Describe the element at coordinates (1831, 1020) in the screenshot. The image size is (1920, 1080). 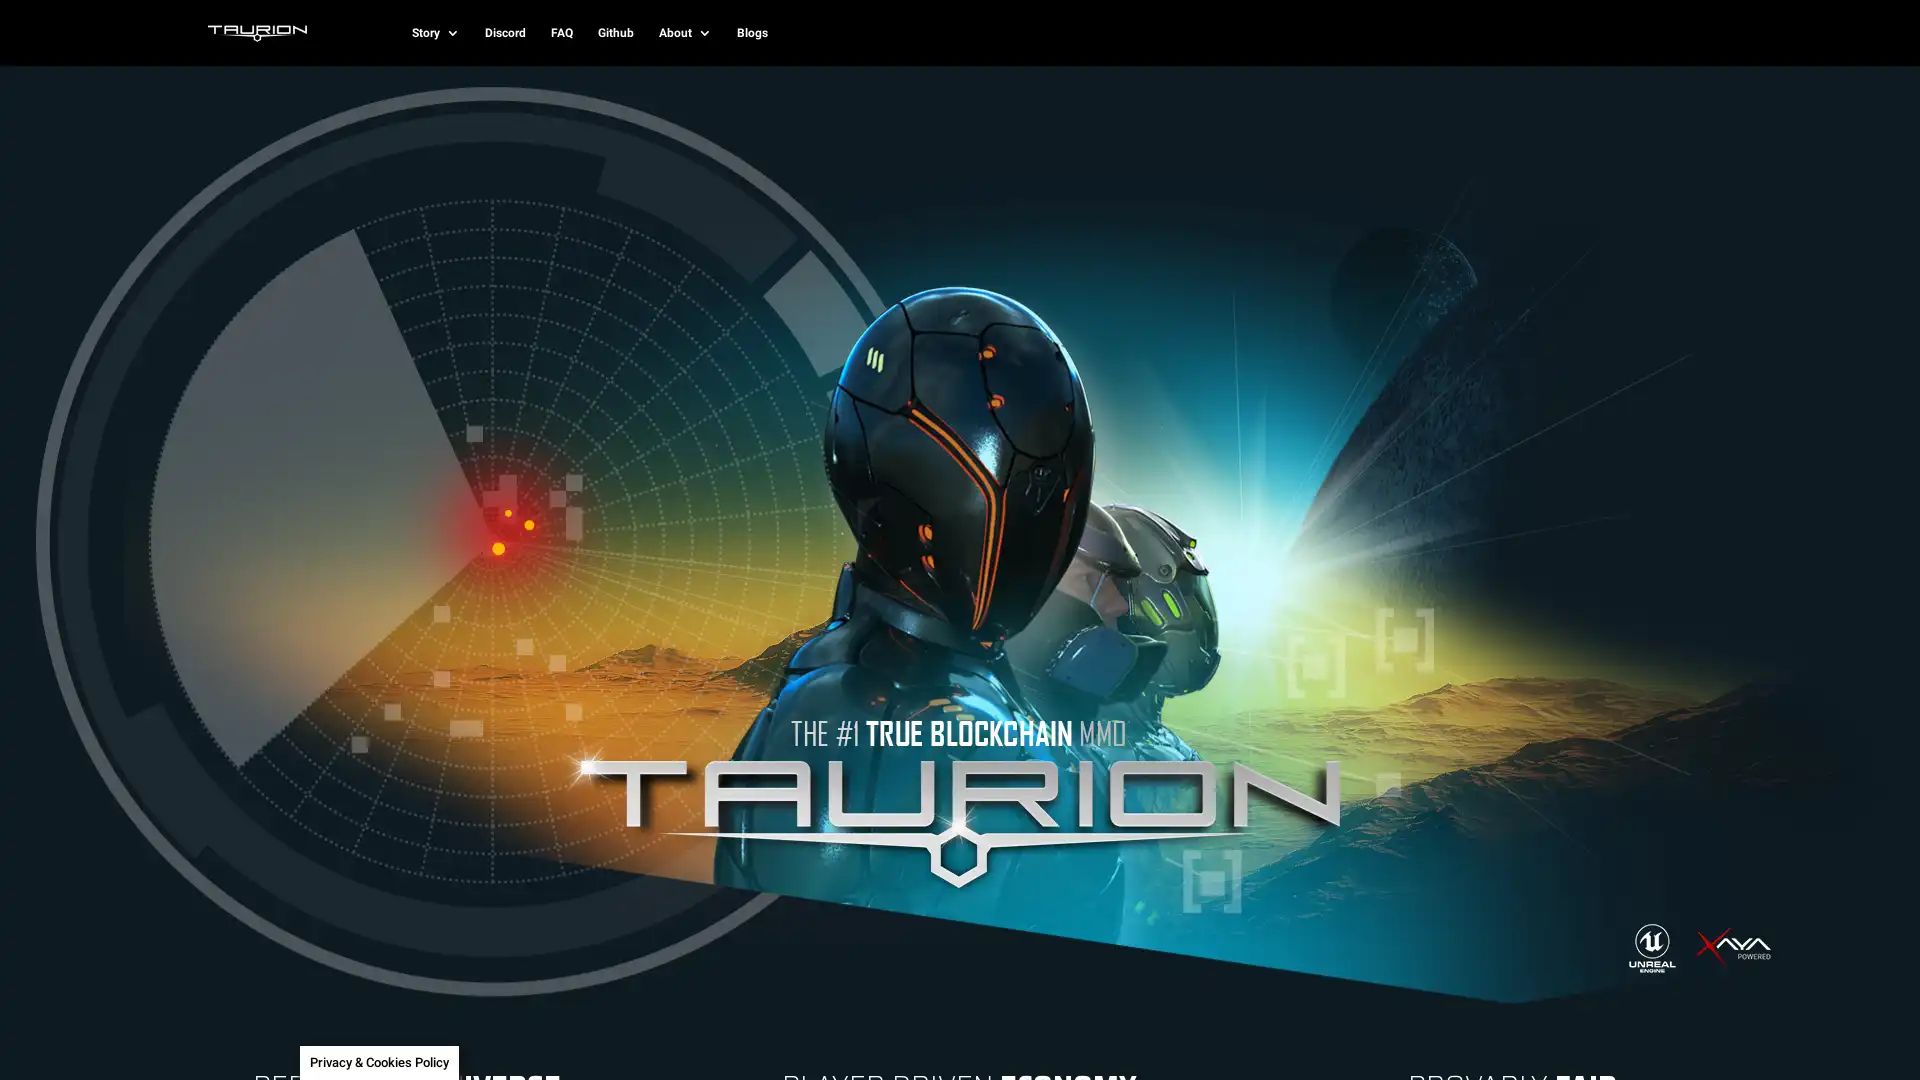
I see `SUBSCRIBE!` at that location.